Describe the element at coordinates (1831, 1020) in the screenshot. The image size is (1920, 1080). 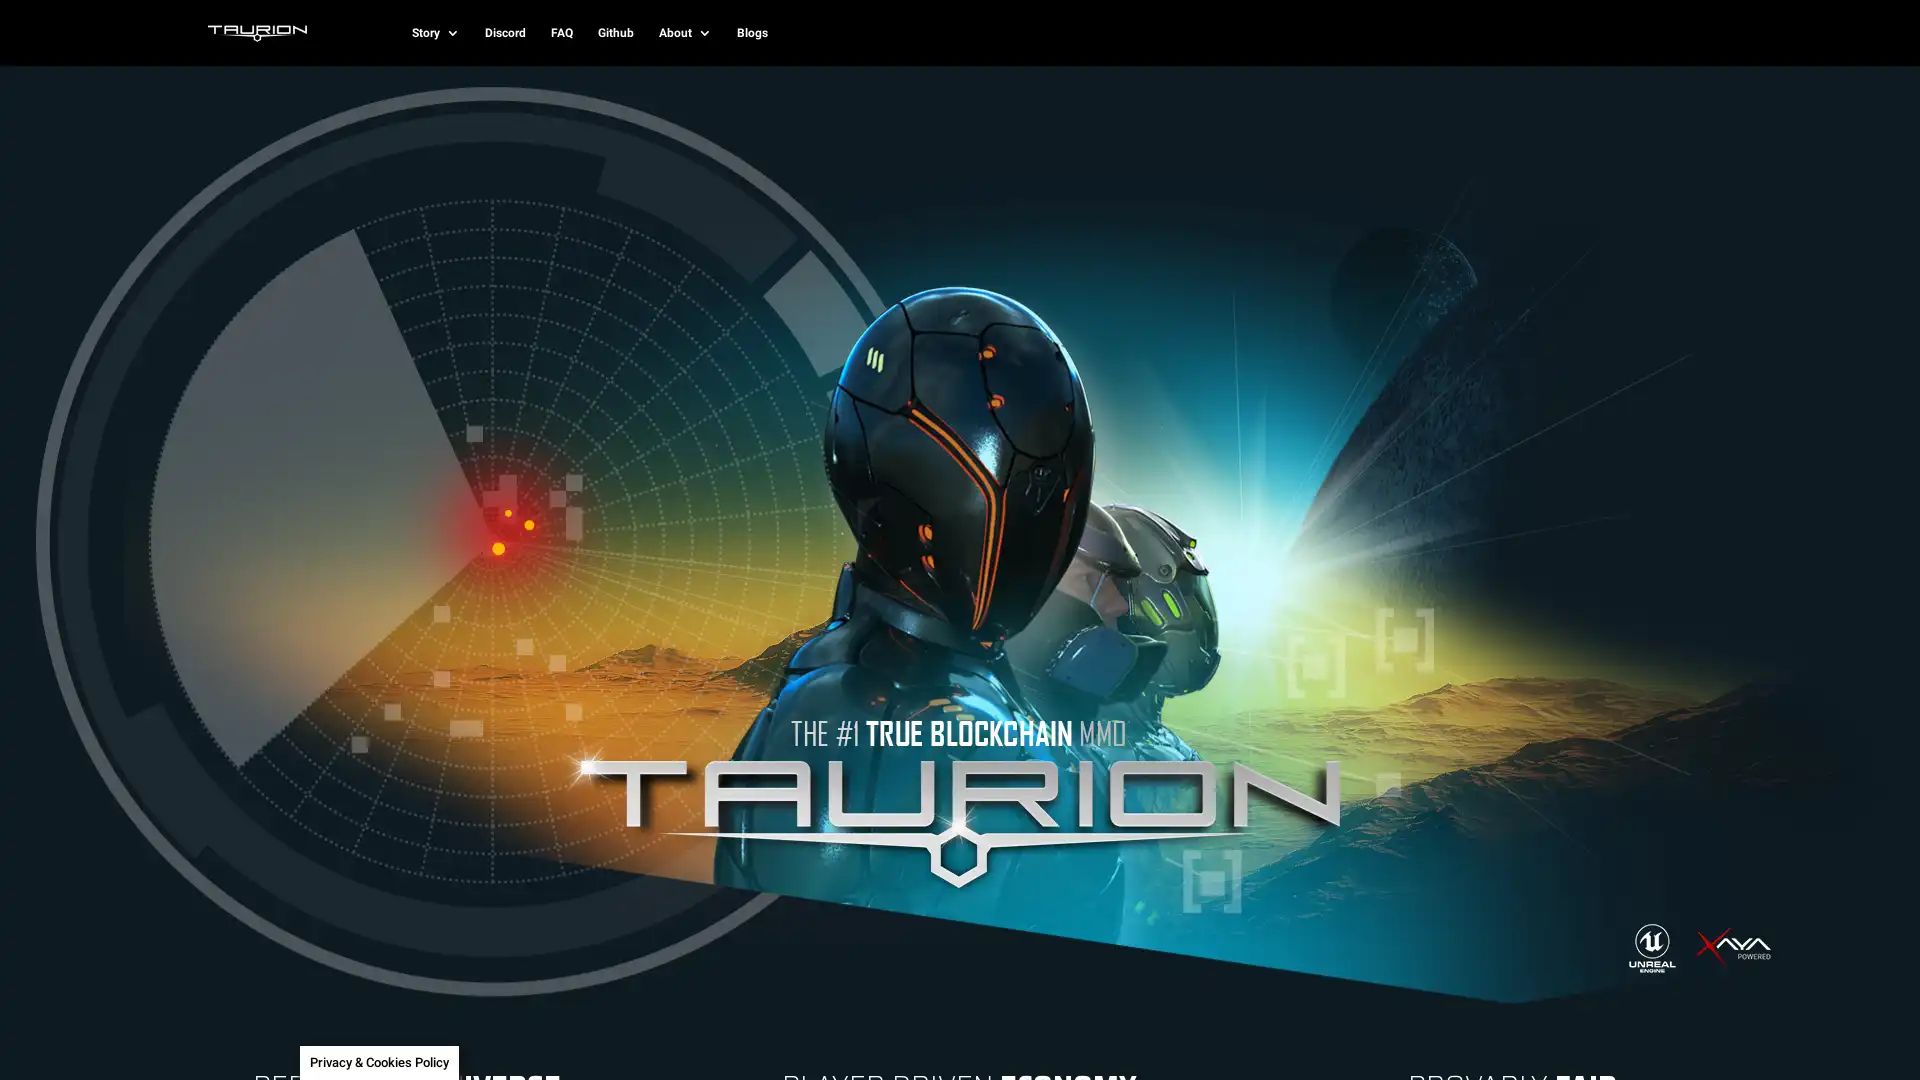
I see `SUBSCRIBE!` at that location.